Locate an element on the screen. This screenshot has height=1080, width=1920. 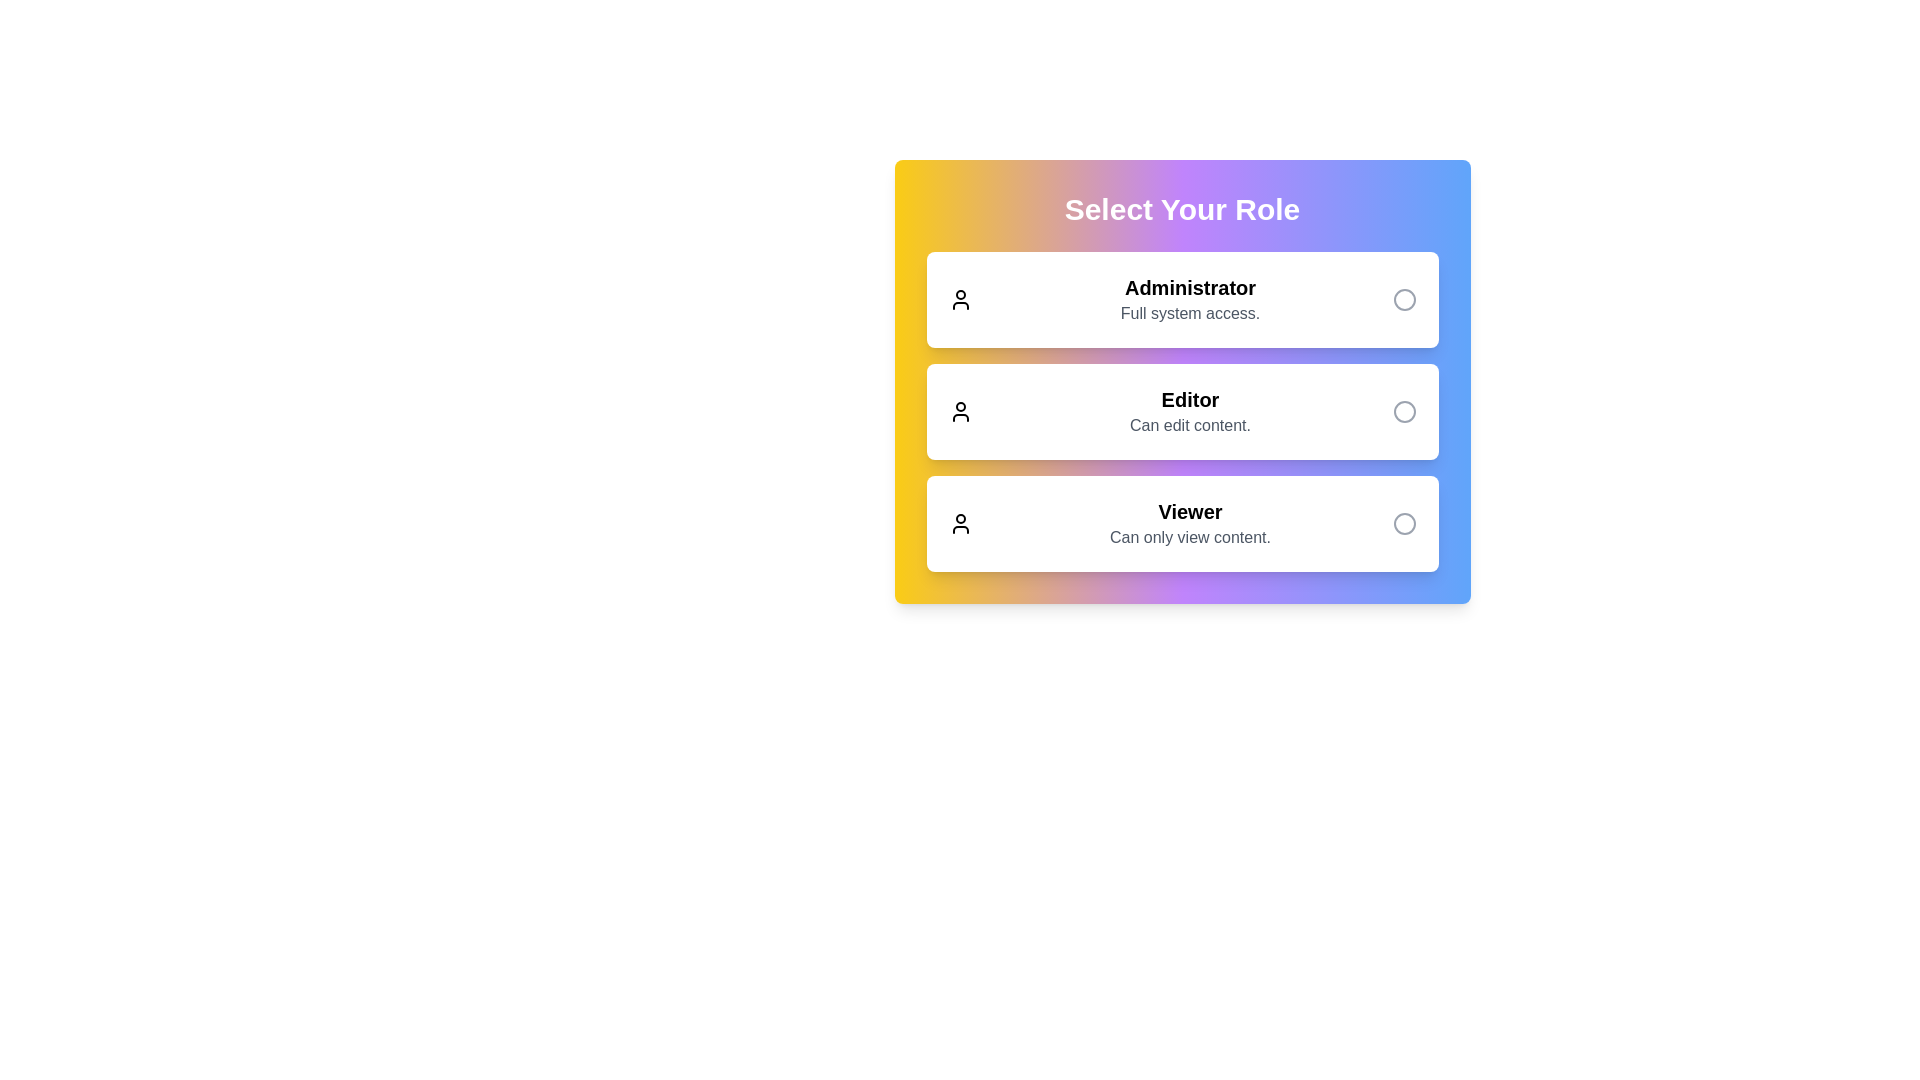
the text label displaying 'Administrator' with a description of 'Full system access' located in the first selectable block is located at coordinates (1190, 300).